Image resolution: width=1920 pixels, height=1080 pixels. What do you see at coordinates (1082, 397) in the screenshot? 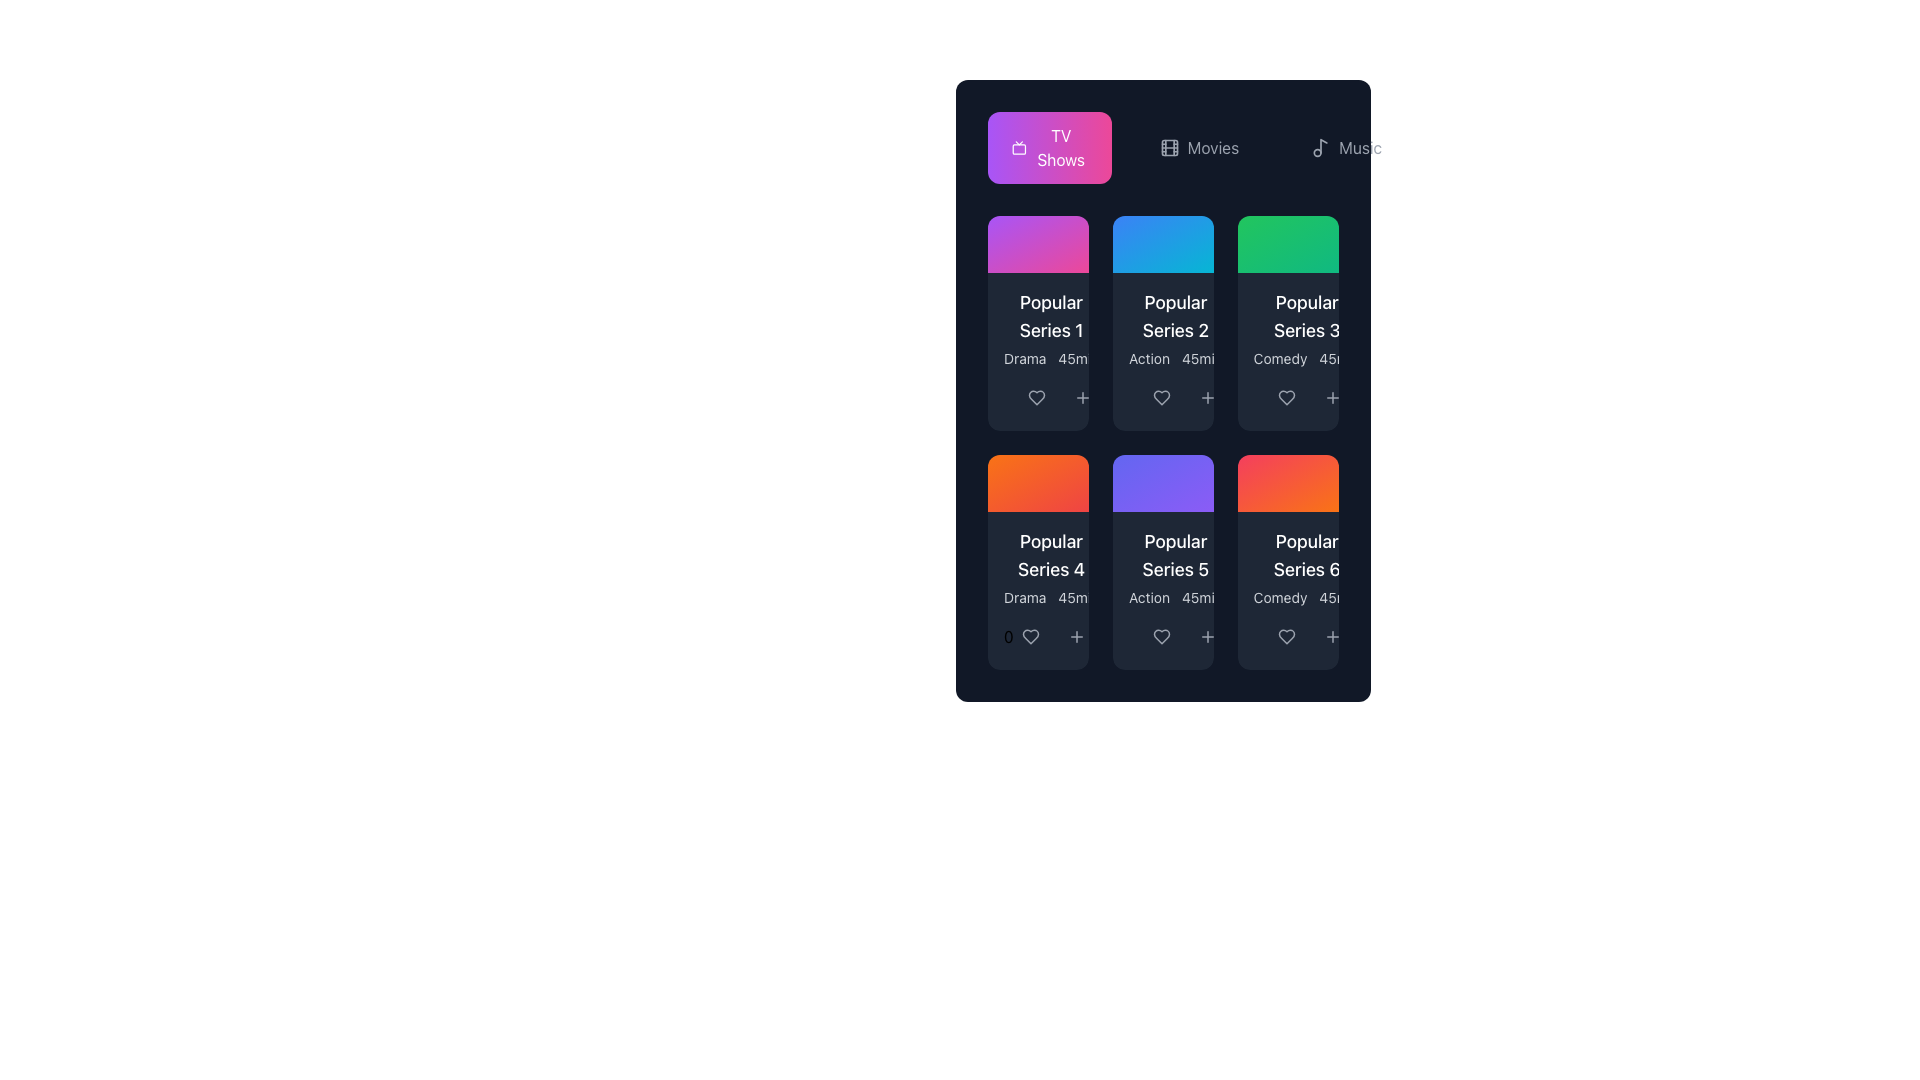
I see `the add button located in the bottom right area of the 'Popular Series 1' card` at bounding box center [1082, 397].